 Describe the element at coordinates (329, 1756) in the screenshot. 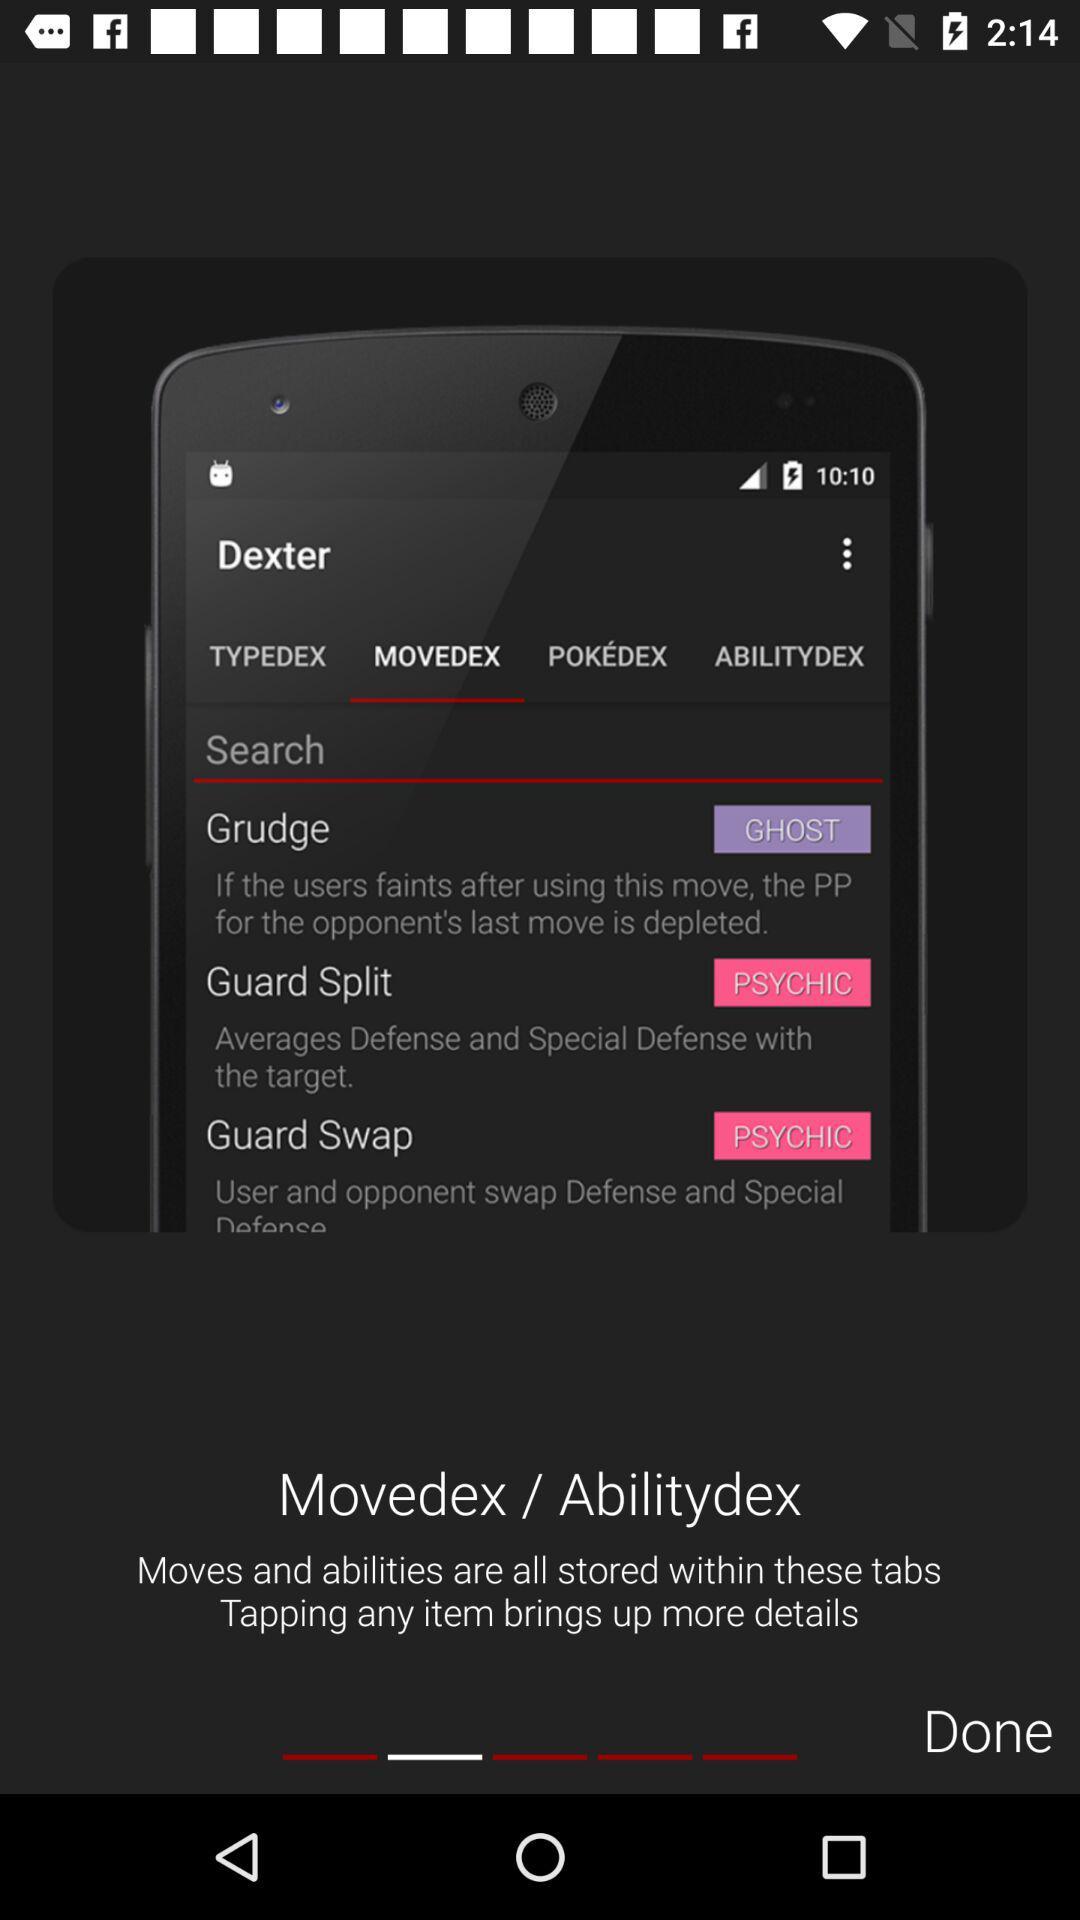

I see `item below moves and abilities item` at that location.